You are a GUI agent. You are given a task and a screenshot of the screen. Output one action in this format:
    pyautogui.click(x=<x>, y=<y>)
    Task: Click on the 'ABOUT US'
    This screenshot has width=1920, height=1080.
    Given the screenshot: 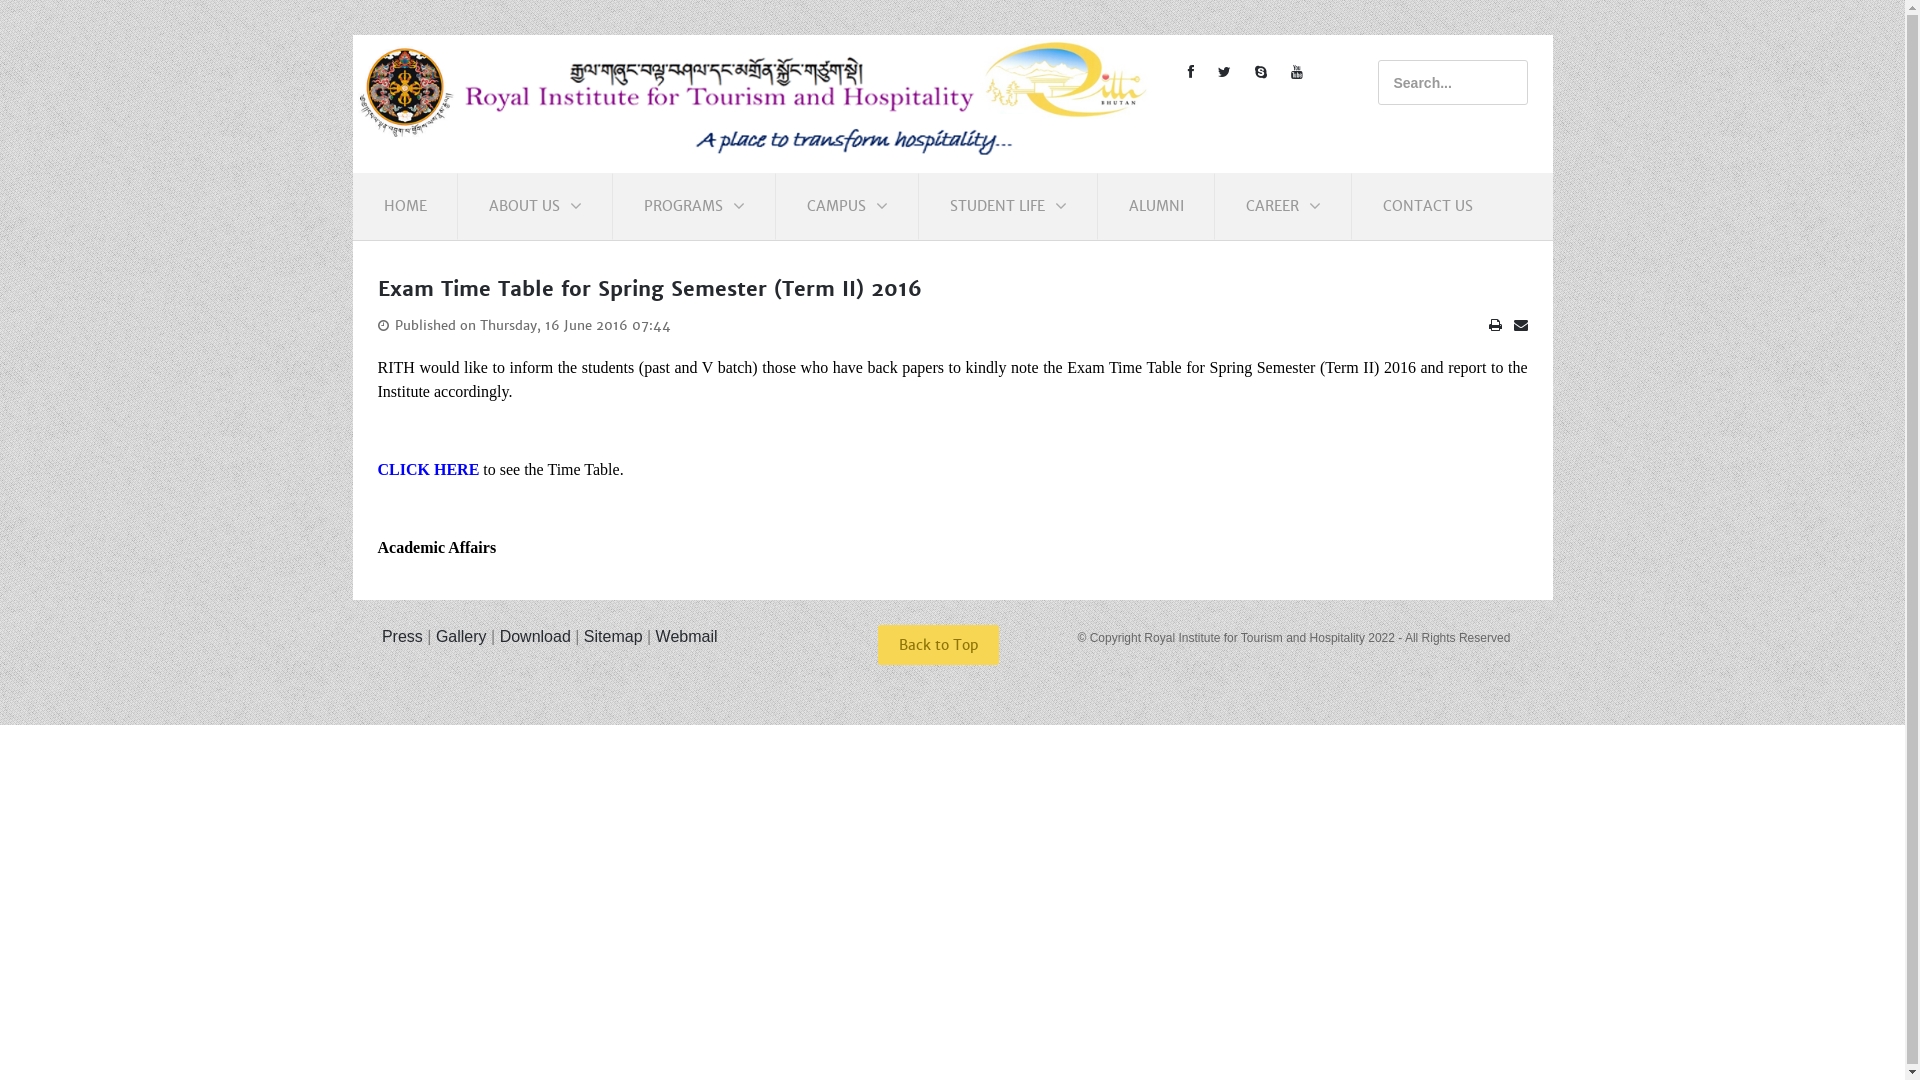 What is the action you would take?
    pyautogui.click(x=534, y=206)
    